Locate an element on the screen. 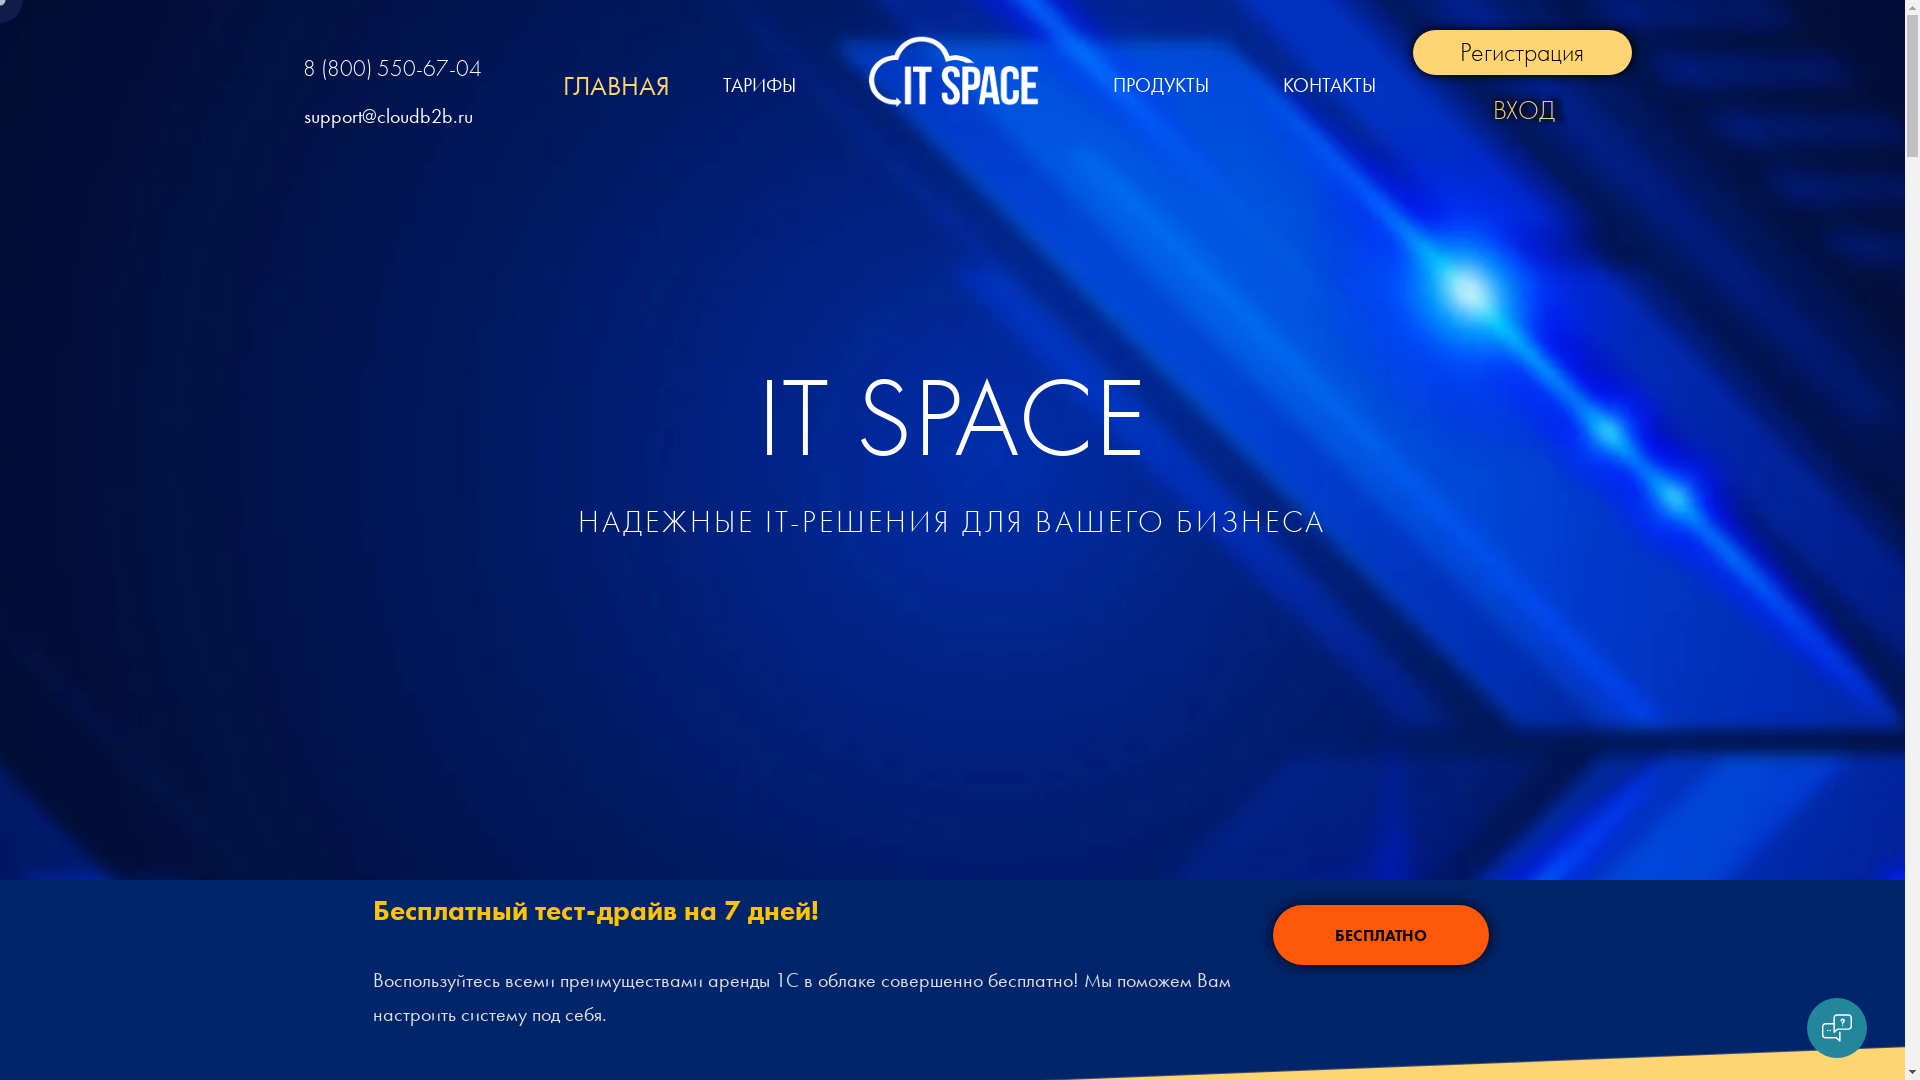 This screenshot has width=1920, height=1080. 'support@cloudb2b.ru' is located at coordinates (388, 115).